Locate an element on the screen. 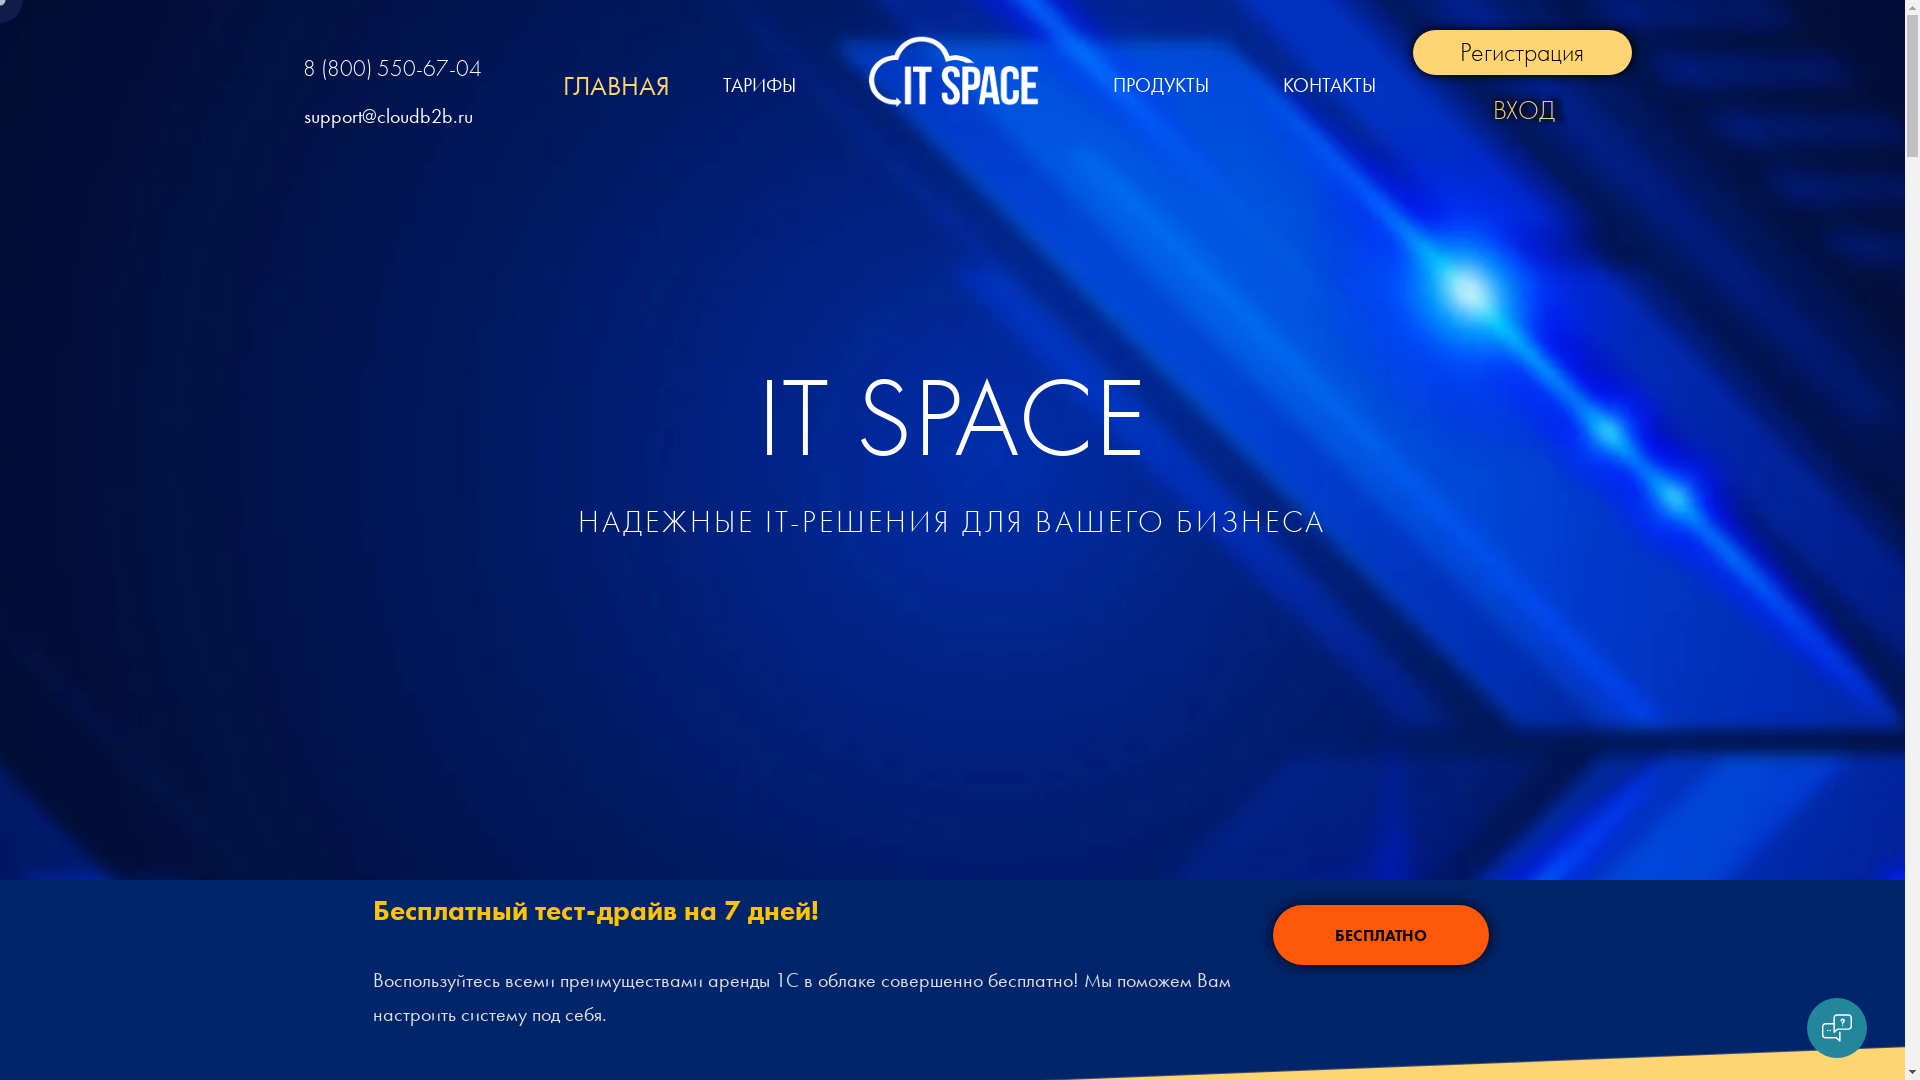 This screenshot has width=1920, height=1080. 'support@cloudb2b.ru' is located at coordinates (388, 115).